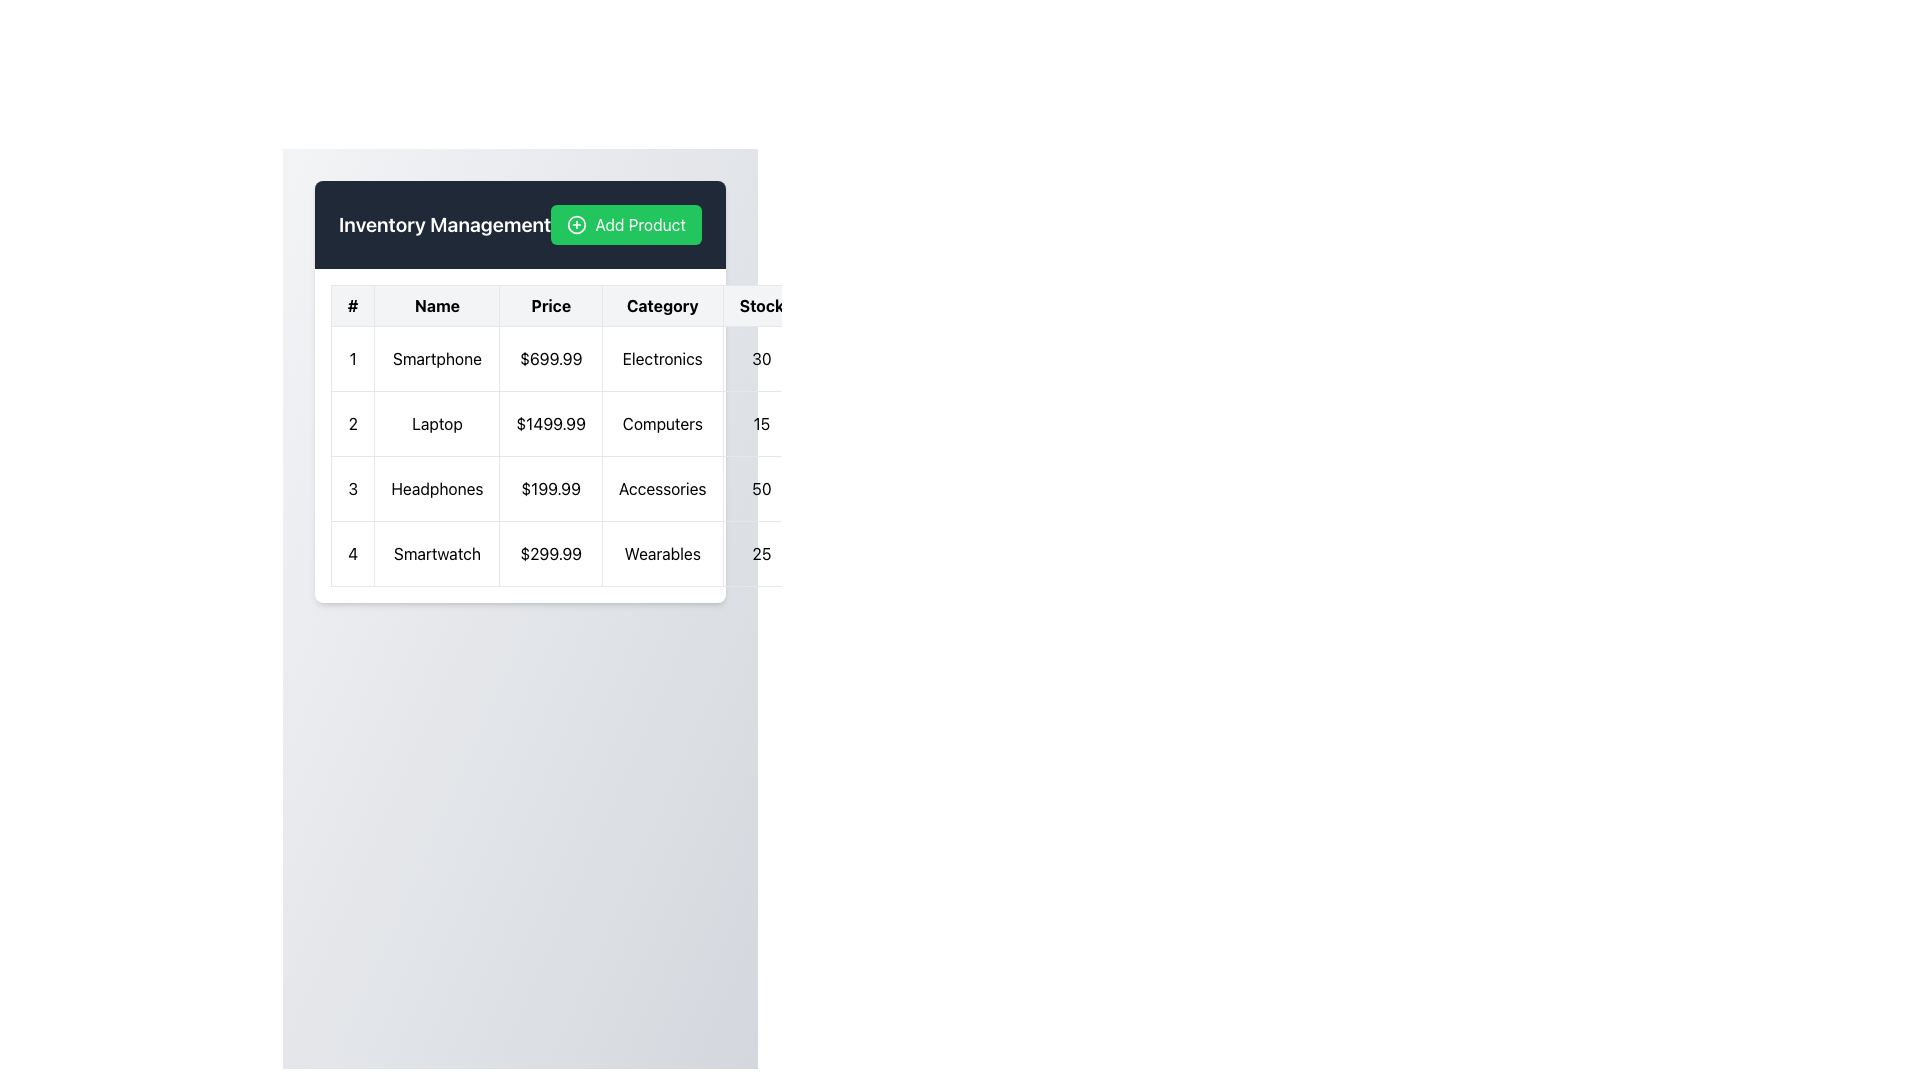 The height and width of the screenshot is (1080, 1920). What do you see at coordinates (444, 224) in the screenshot?
I see `the 'Inventory Management' text label, which is styled in white with an extra-large font weight on a dark-gray background, located at the top-left corner of the header section` at bounding box center [444, 224].